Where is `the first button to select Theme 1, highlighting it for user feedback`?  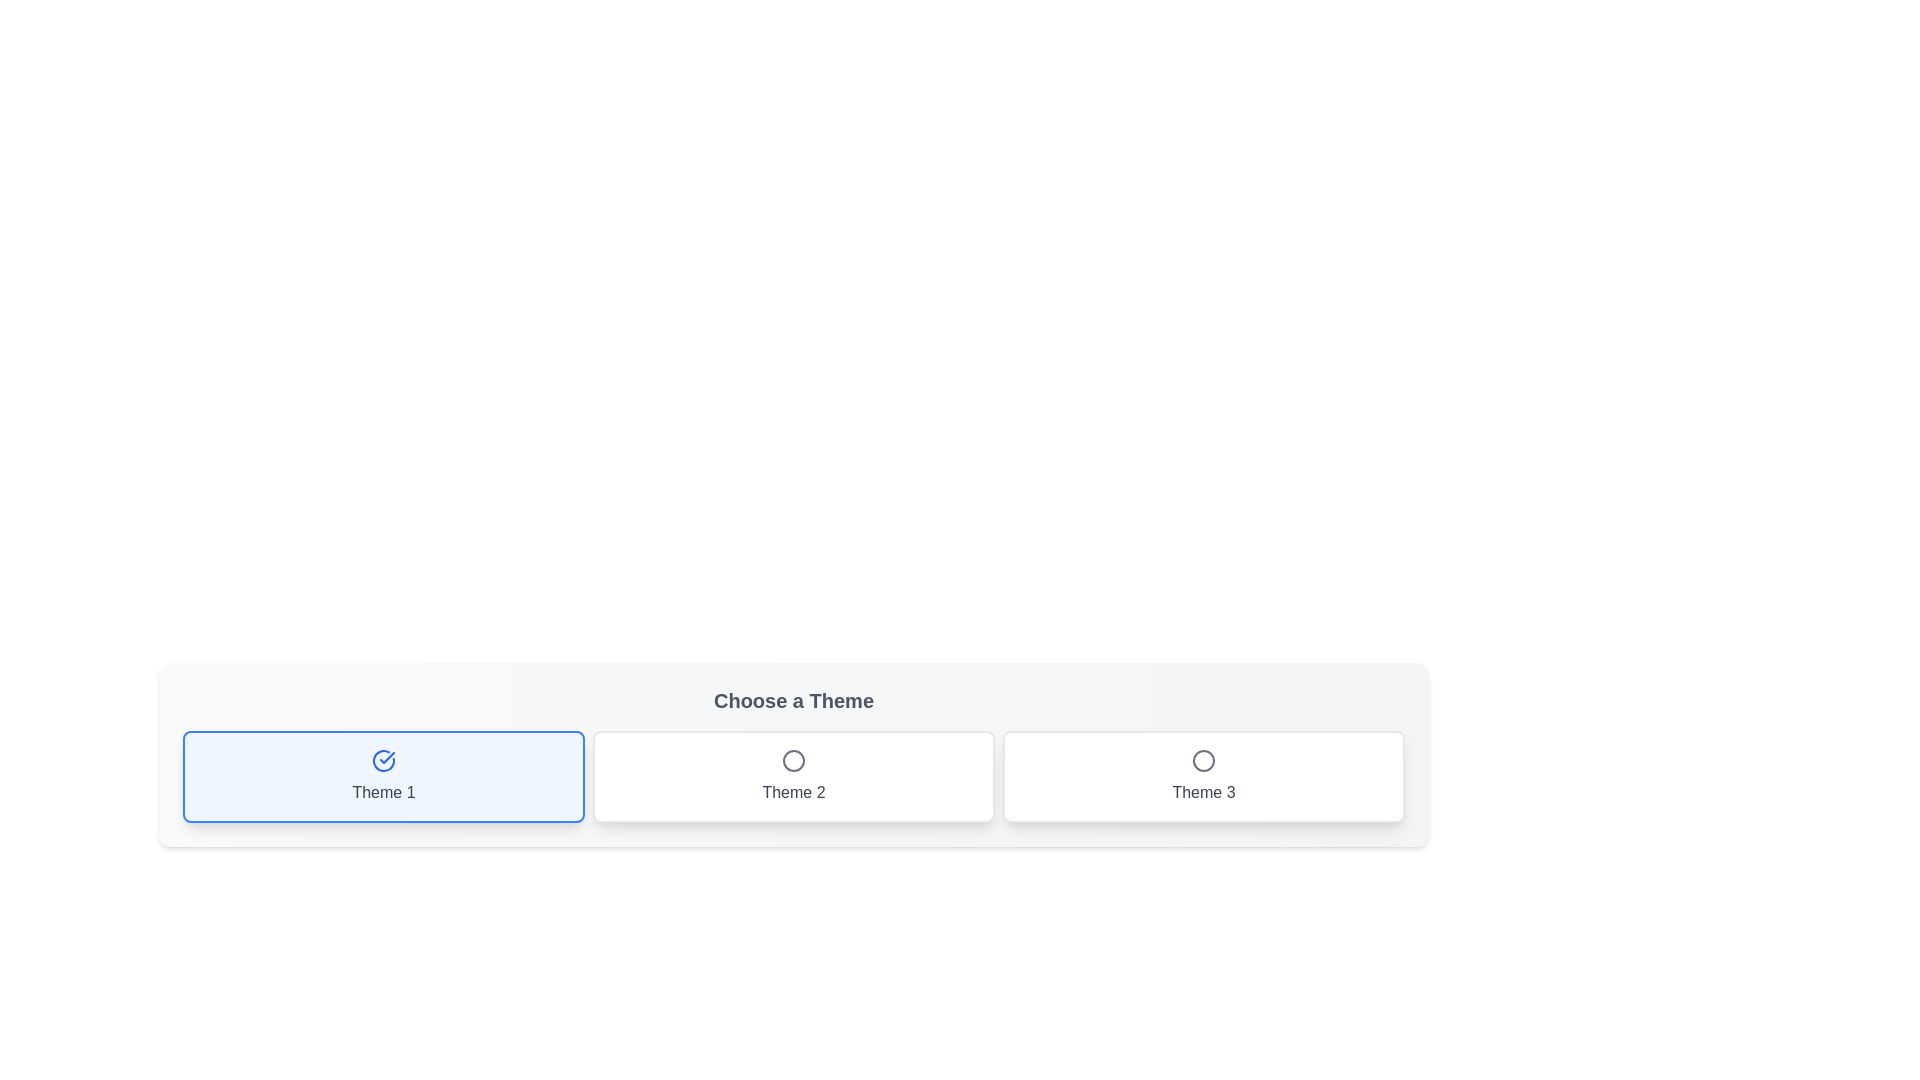 the first button to select Theme 1, highlighting it for user feedback is located at coordinates (384, 775).